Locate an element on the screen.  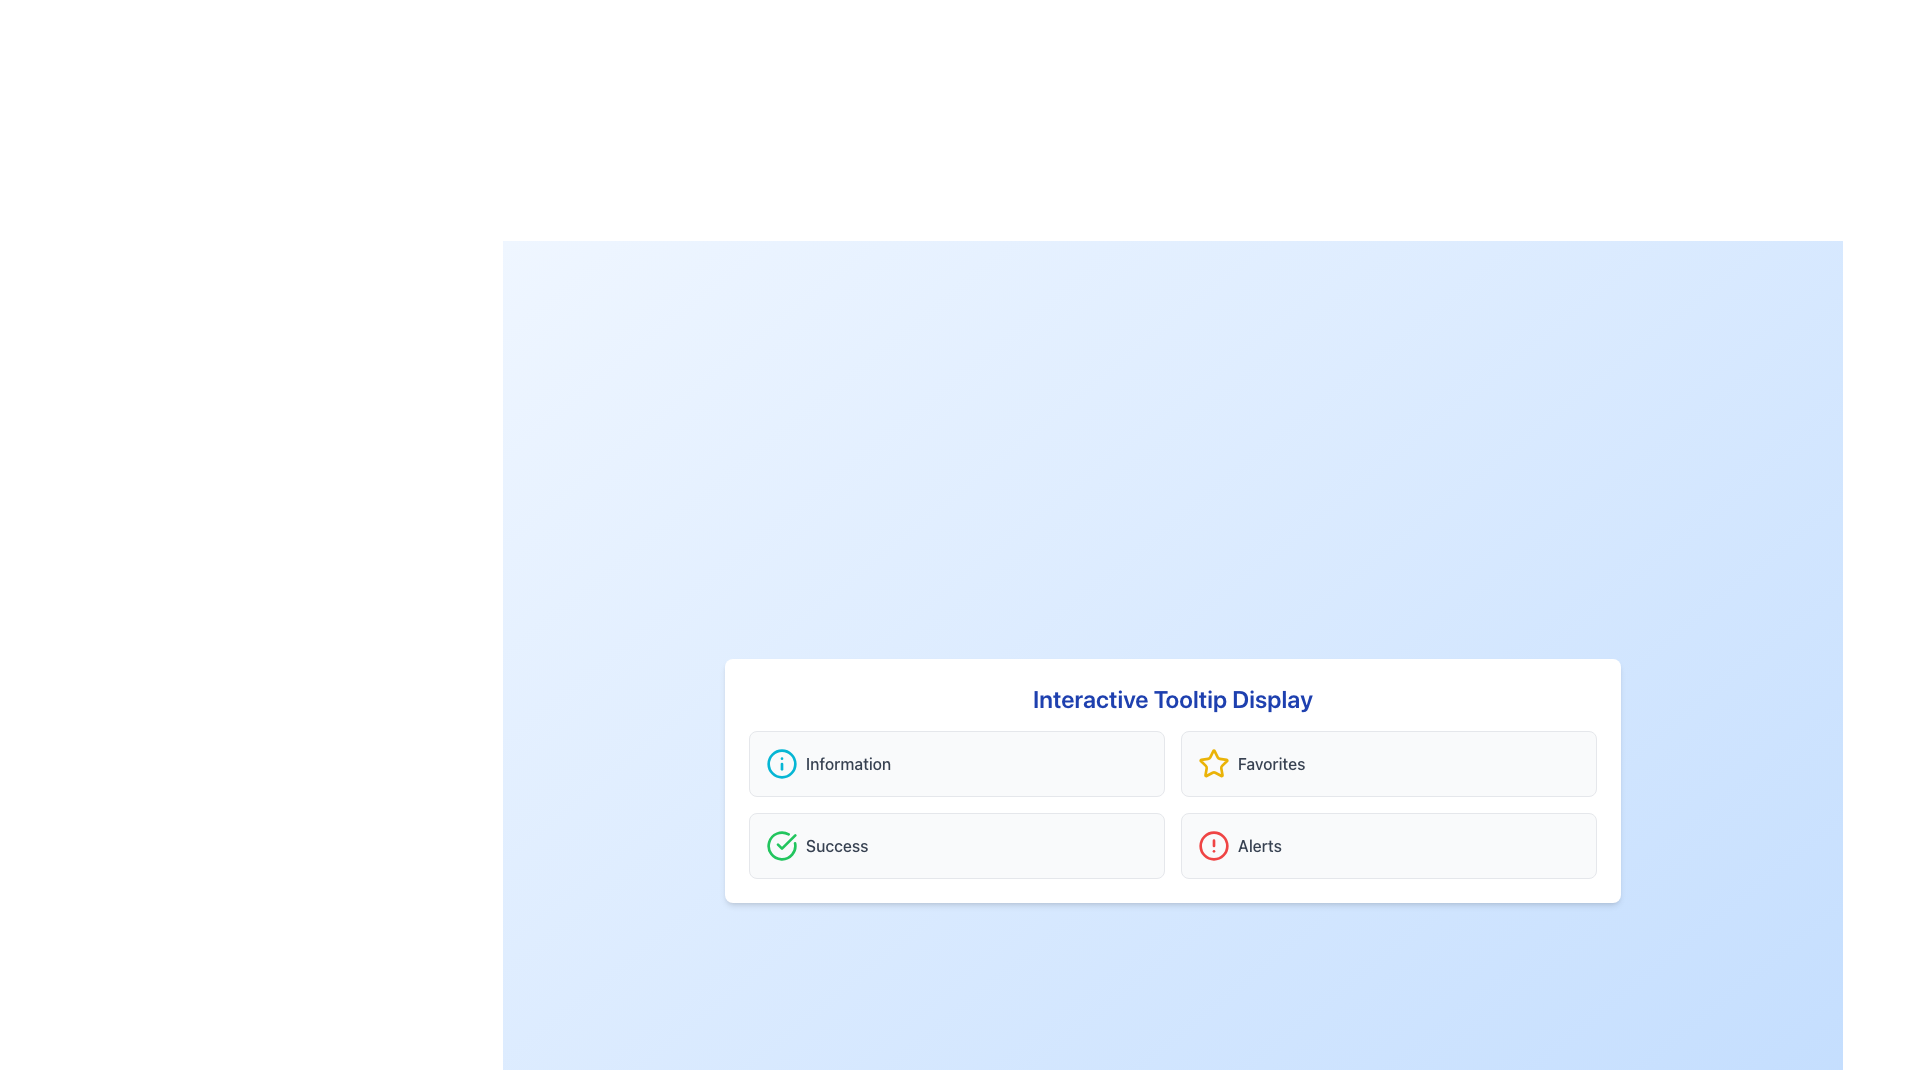
the static text label displaying 'Success' in bold gray font, located in the bottom-left quadrant of the panel, adjacent to a green circular checkmark icon is located at coordinates (837, 845).